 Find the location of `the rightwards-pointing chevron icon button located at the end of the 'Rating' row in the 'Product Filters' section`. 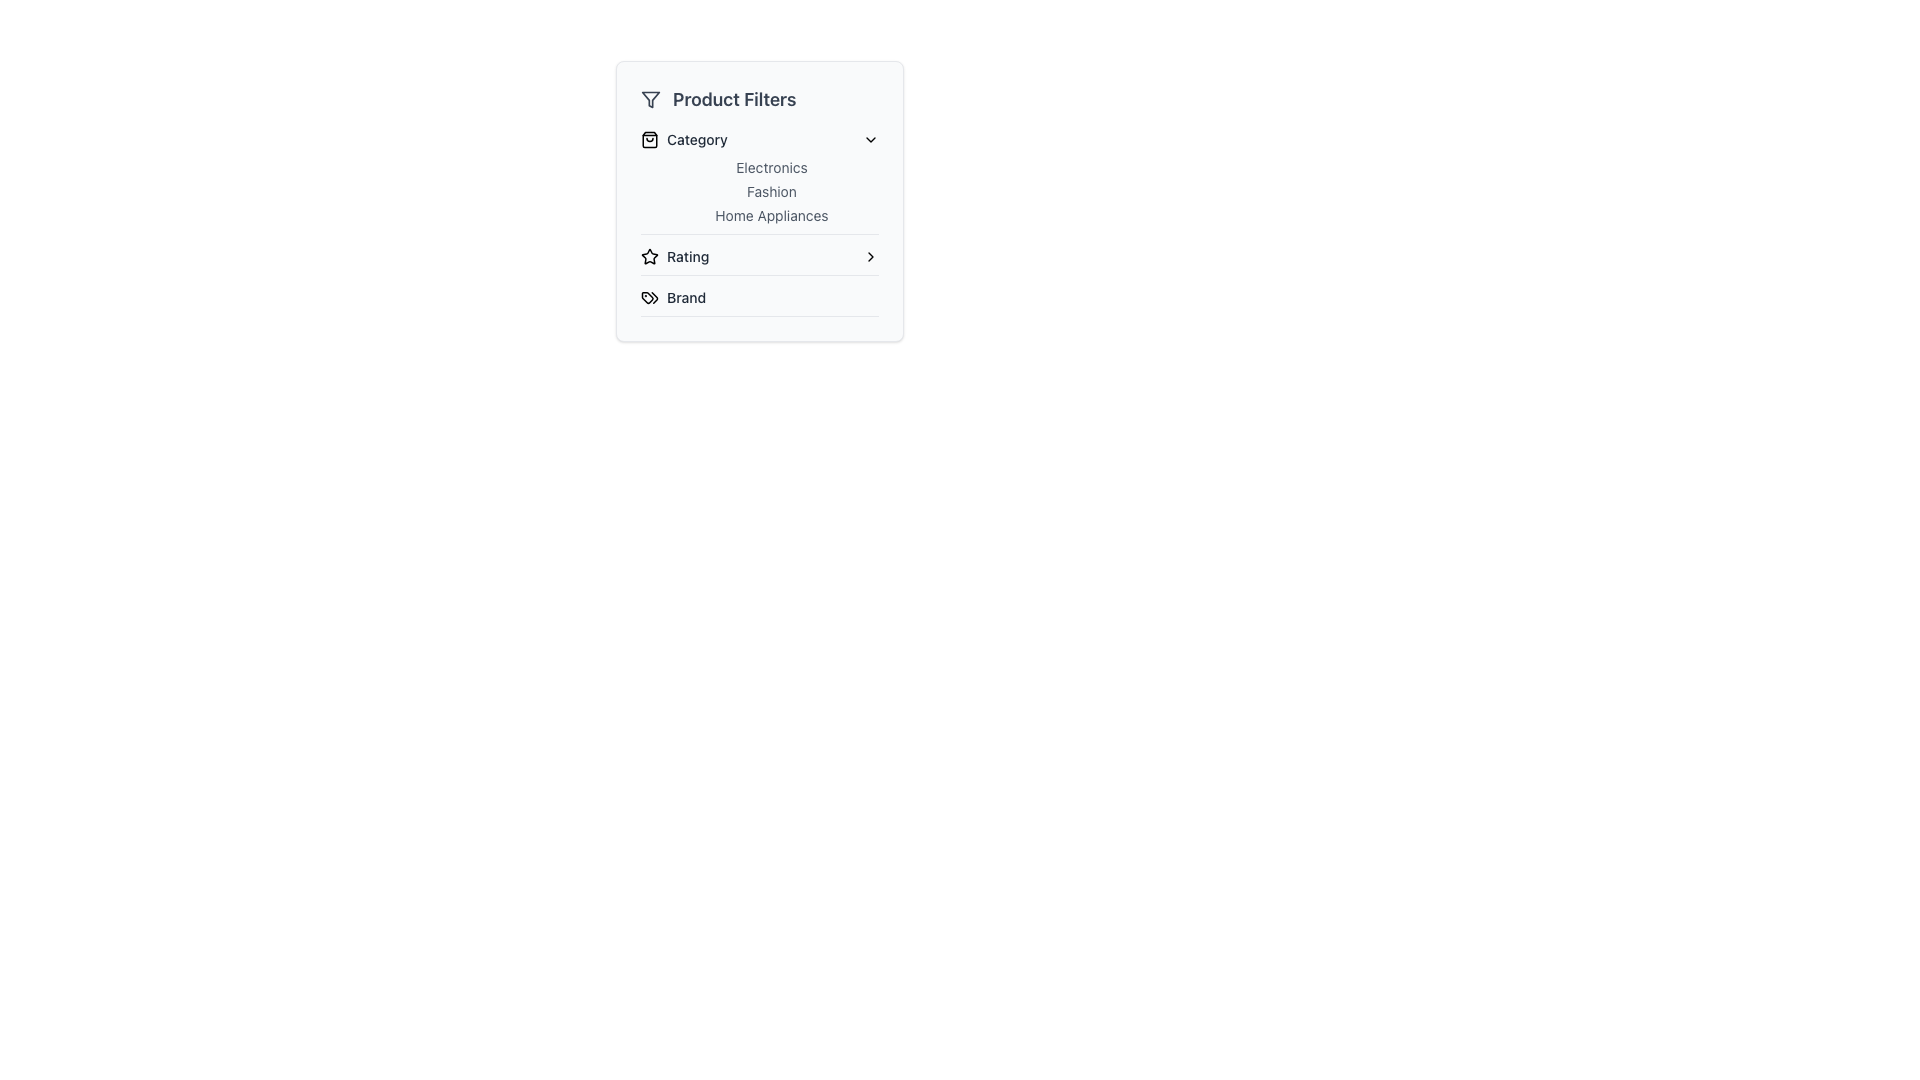

the rightwards-pointing chevron icon button located at the end of the 'Rating' row in the 'Product Filters' section is located at coordinates (870, 256).